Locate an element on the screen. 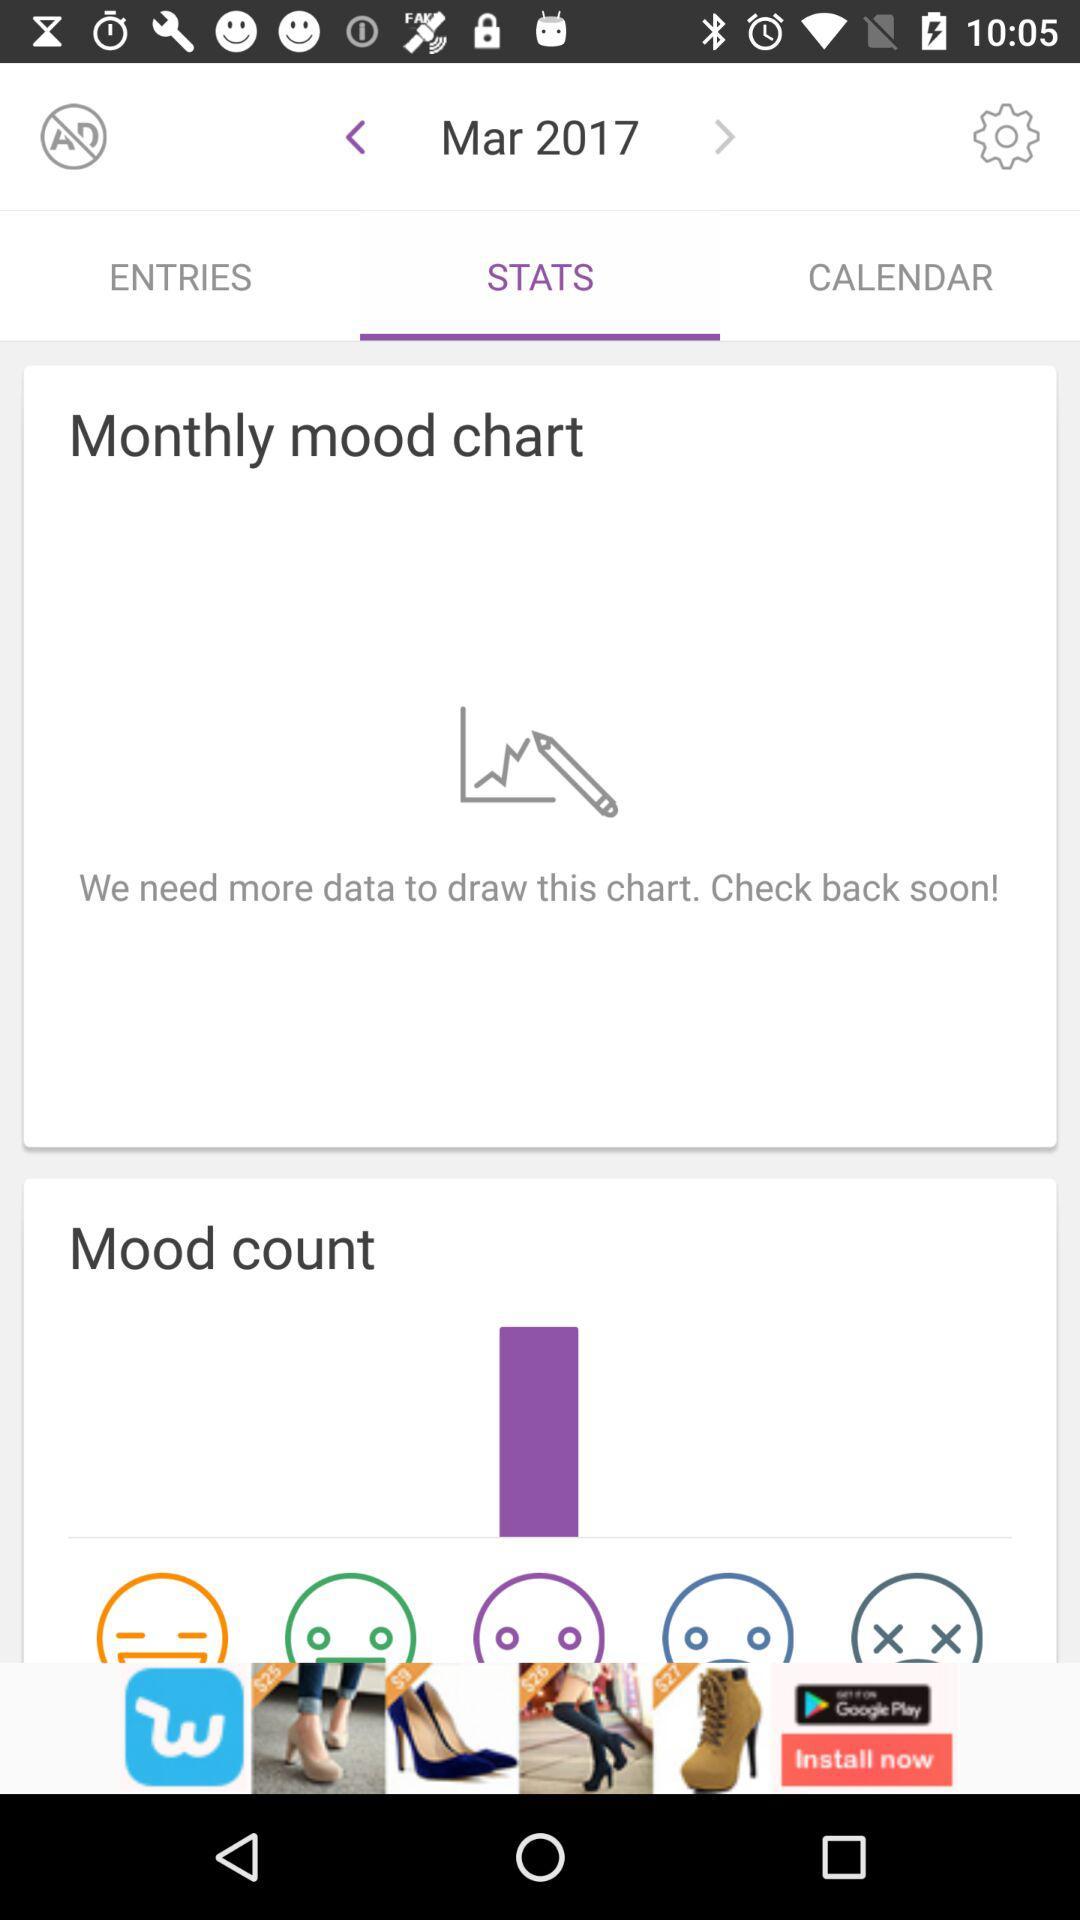  previous page is located at coordinates (354, 135).